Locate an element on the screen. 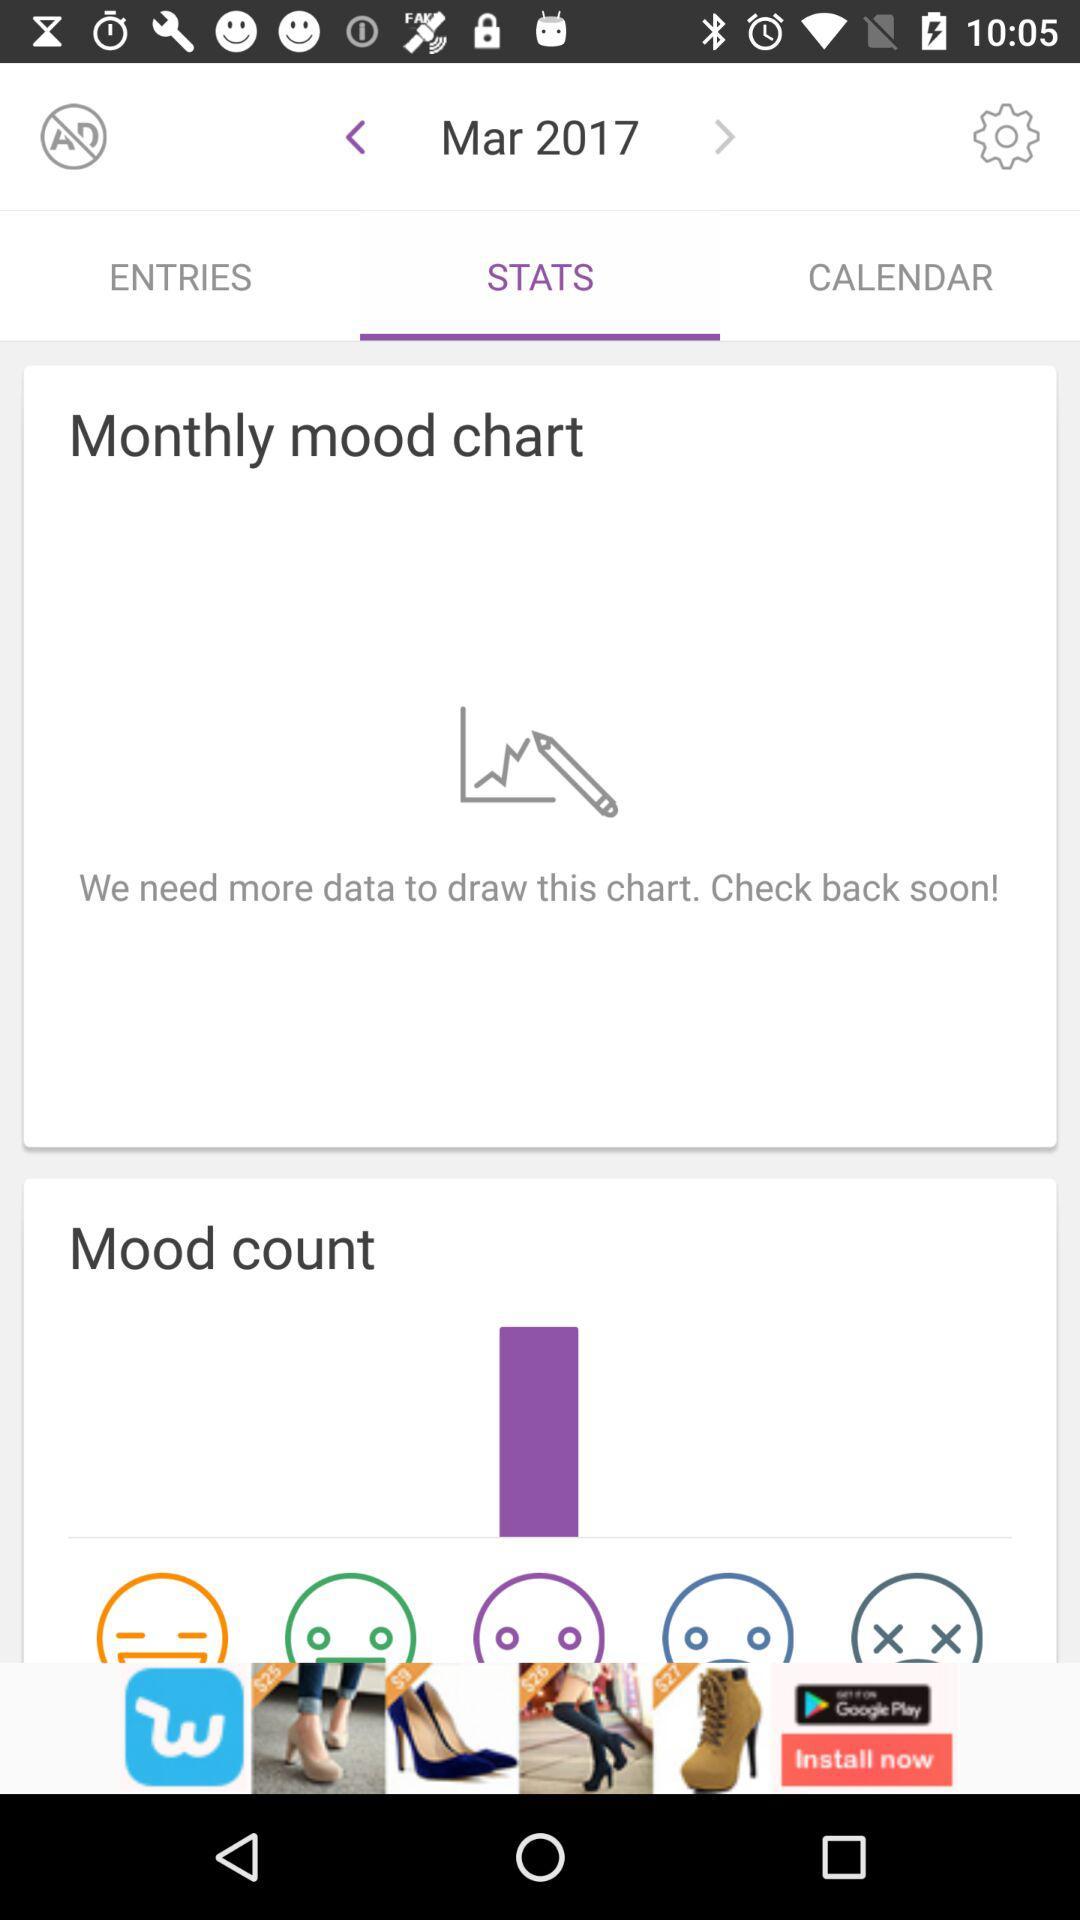  previous page is located at coordinates (354, 135).